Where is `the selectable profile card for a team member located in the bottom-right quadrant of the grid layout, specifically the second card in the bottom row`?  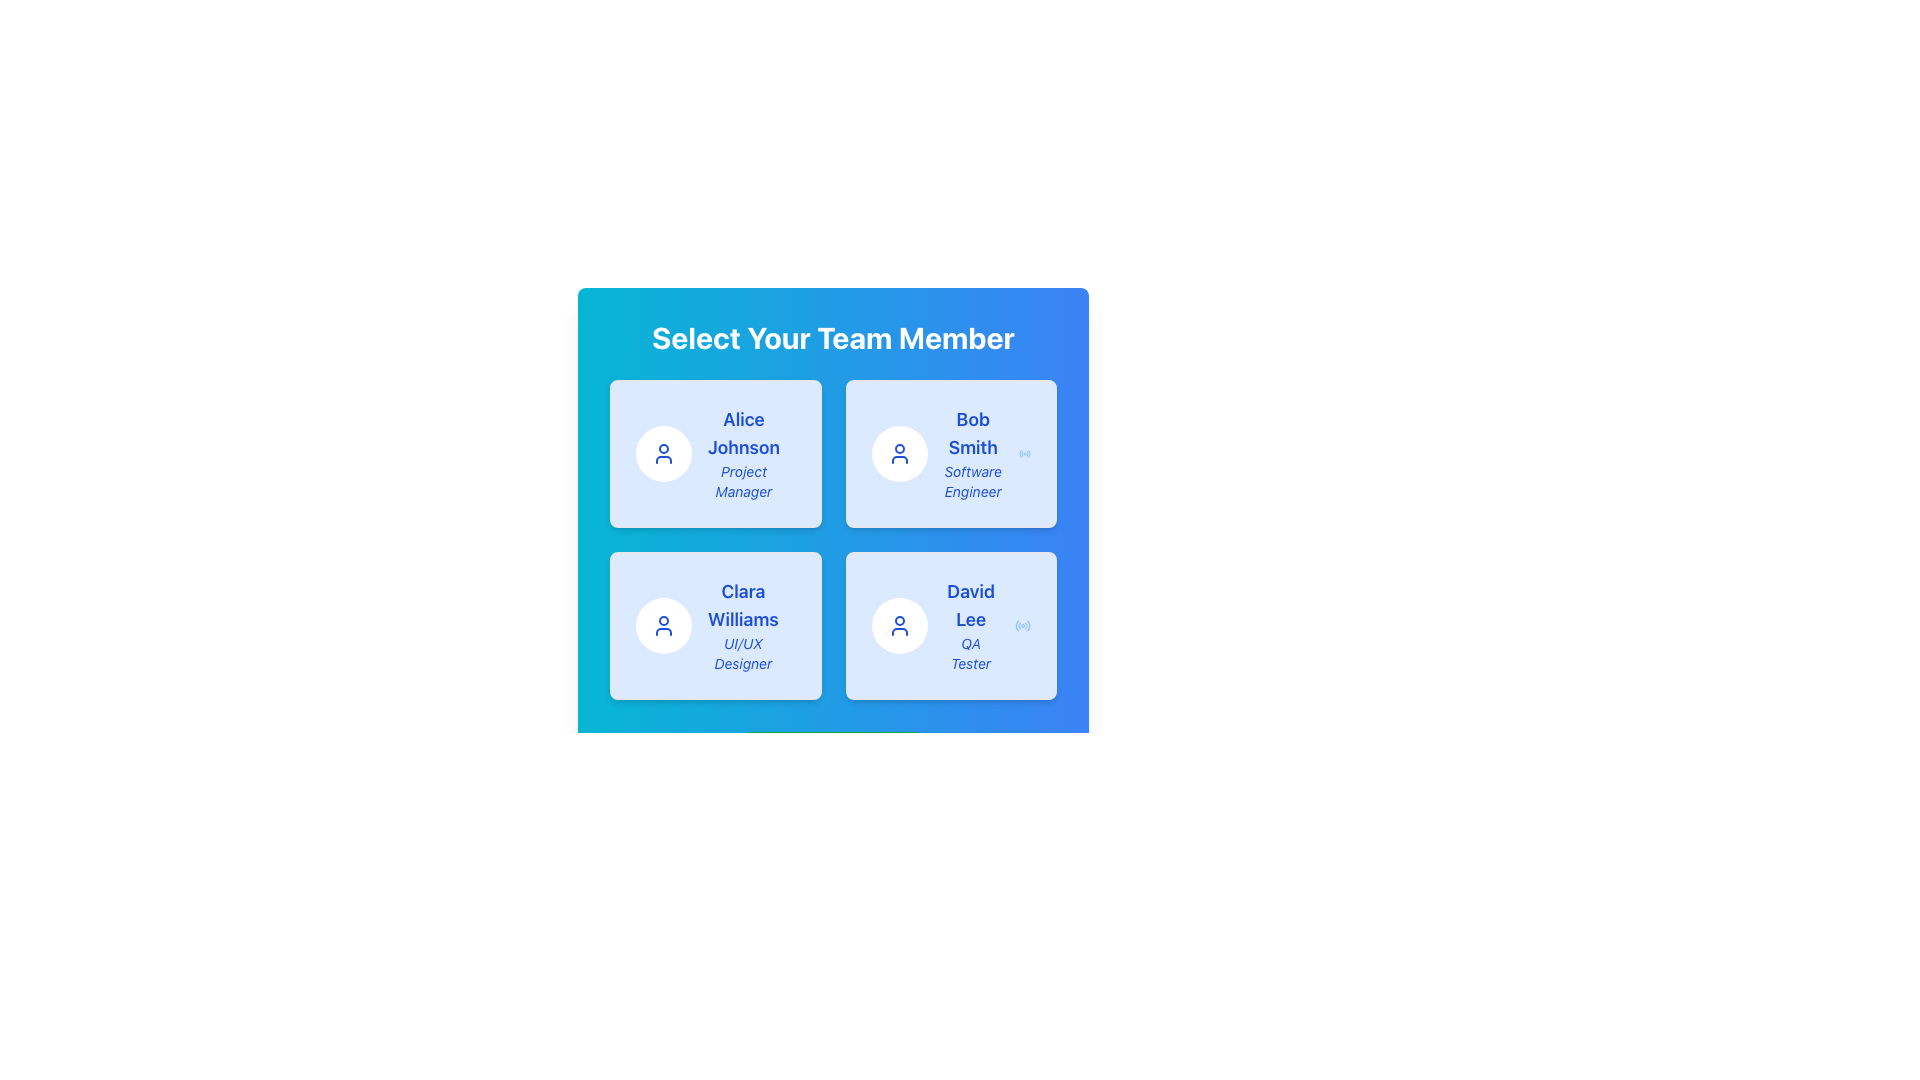
the selectable profile card for a team member located in the bottom-right quadrant of the grid layout, specifically the second card in the bottom row is located at coordinates (950, 624).